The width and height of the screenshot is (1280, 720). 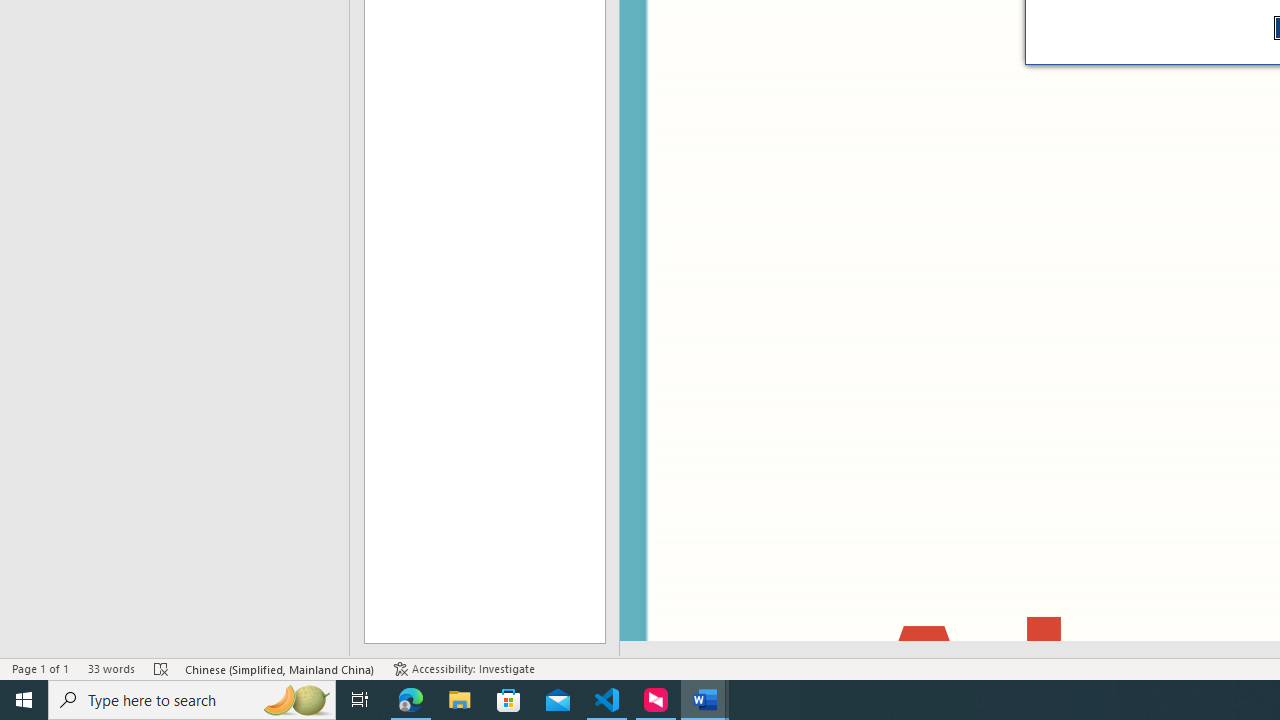 I want to click on 'Page Number Page 1 of 1', so click(x=40, y=669).